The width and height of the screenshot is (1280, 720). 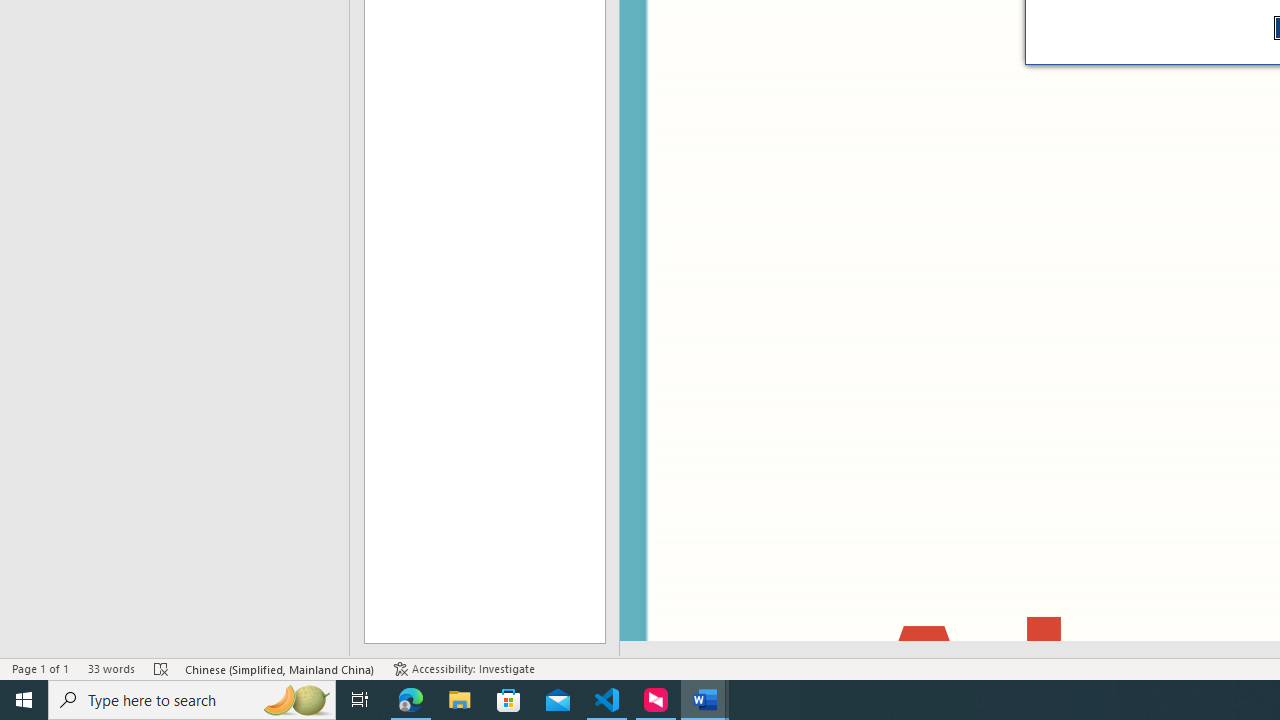 I want to click on 'Page Number Page 1 of 1', so click(x=40, y=669).